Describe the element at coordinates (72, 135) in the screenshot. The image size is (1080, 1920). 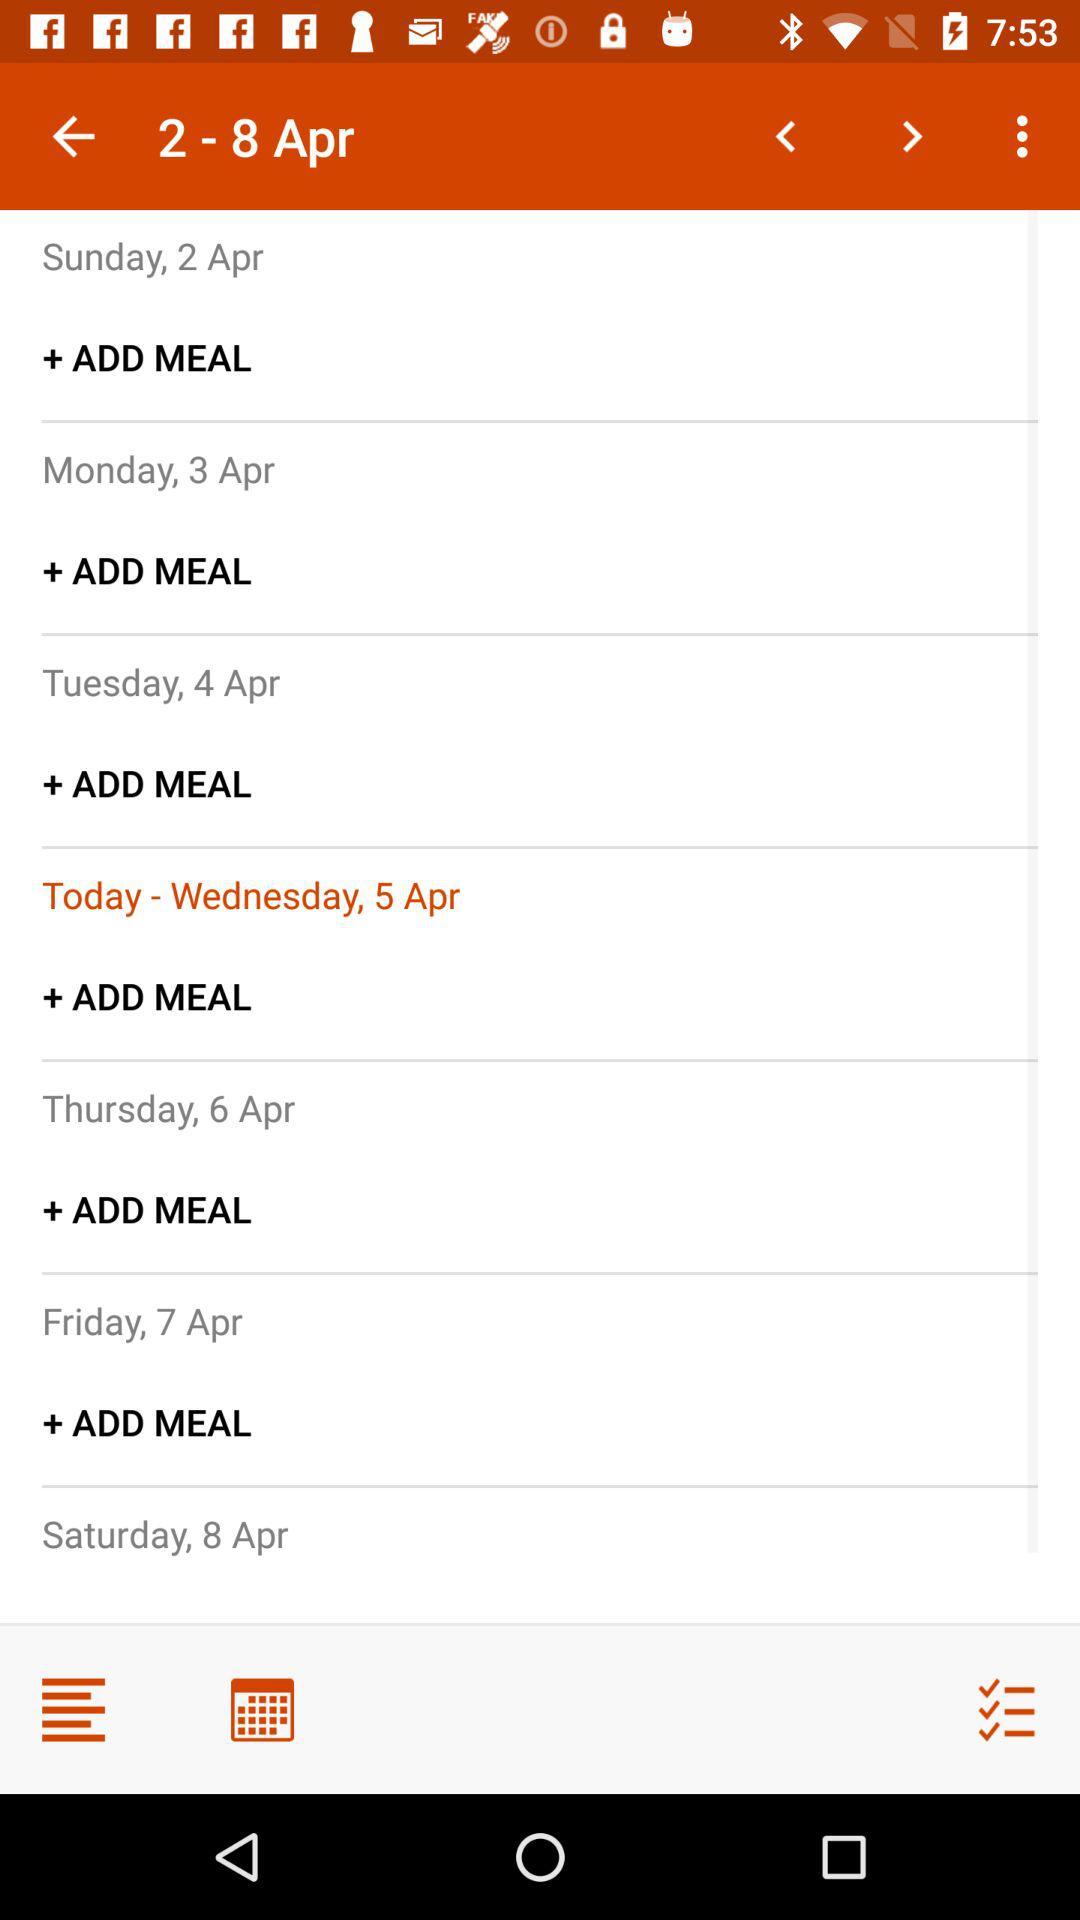
I see `icon above the sunday, 2 apr item` at that location.